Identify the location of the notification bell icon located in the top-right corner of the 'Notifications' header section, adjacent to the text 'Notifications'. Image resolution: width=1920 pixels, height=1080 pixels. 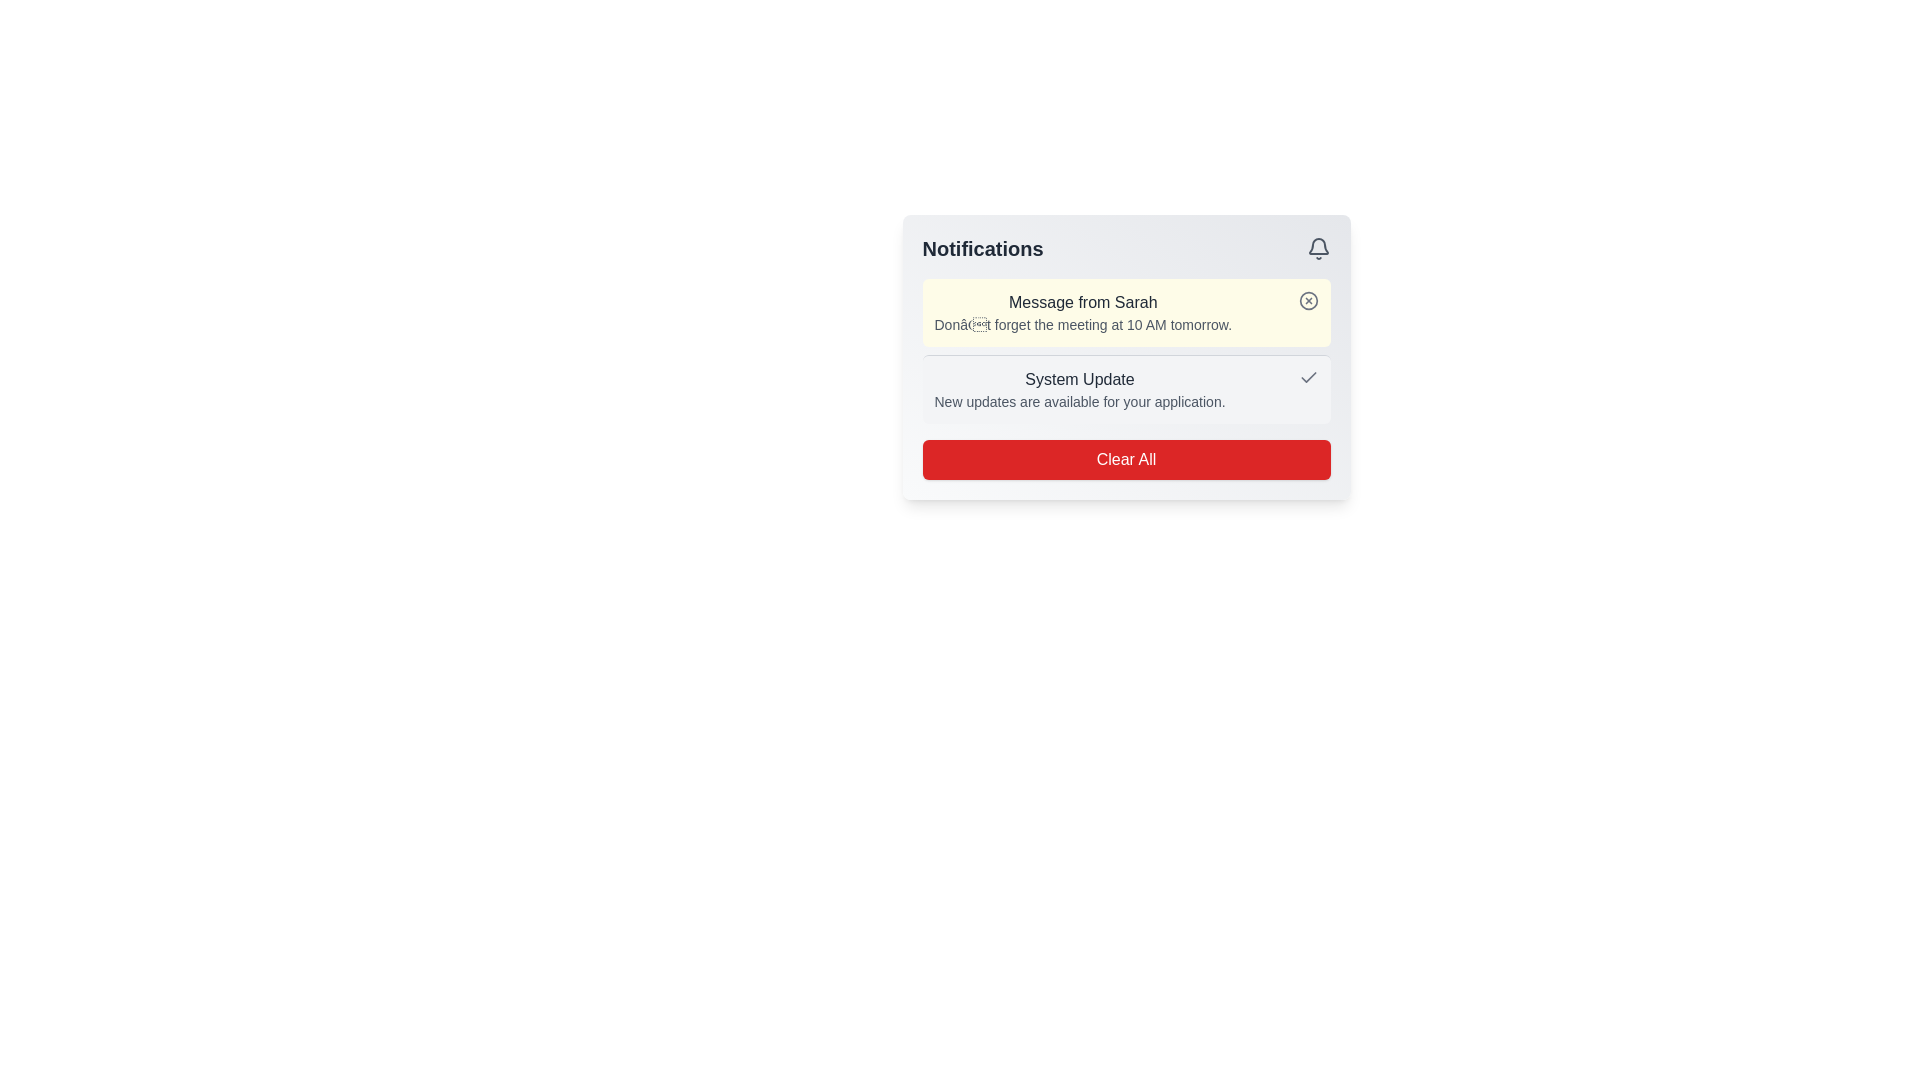
(1318, 248).